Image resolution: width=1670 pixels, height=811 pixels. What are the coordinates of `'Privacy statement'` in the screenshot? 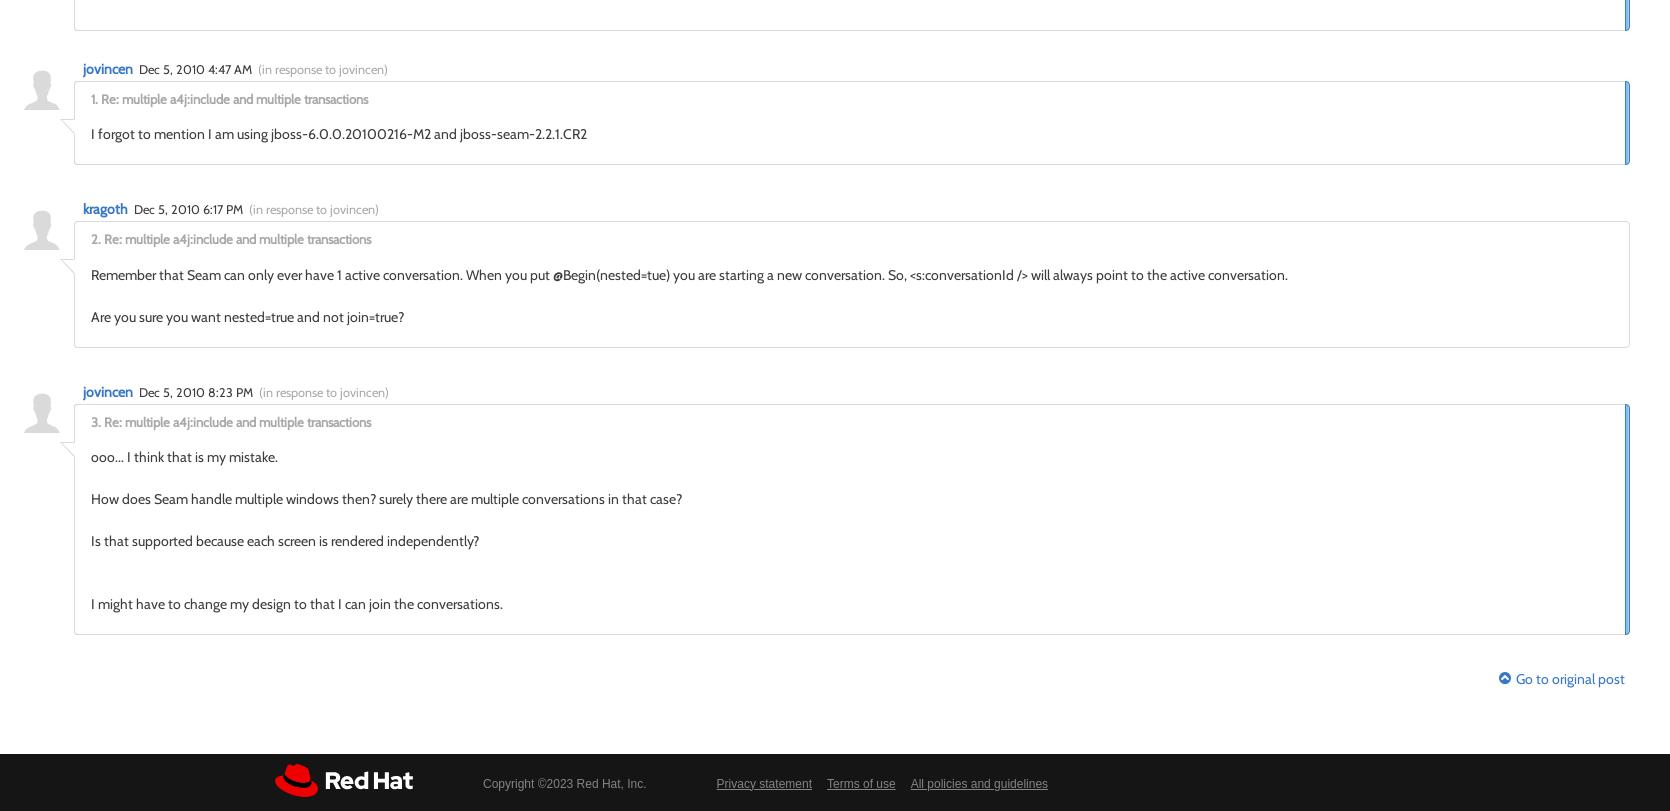 It's located at (762, 782).